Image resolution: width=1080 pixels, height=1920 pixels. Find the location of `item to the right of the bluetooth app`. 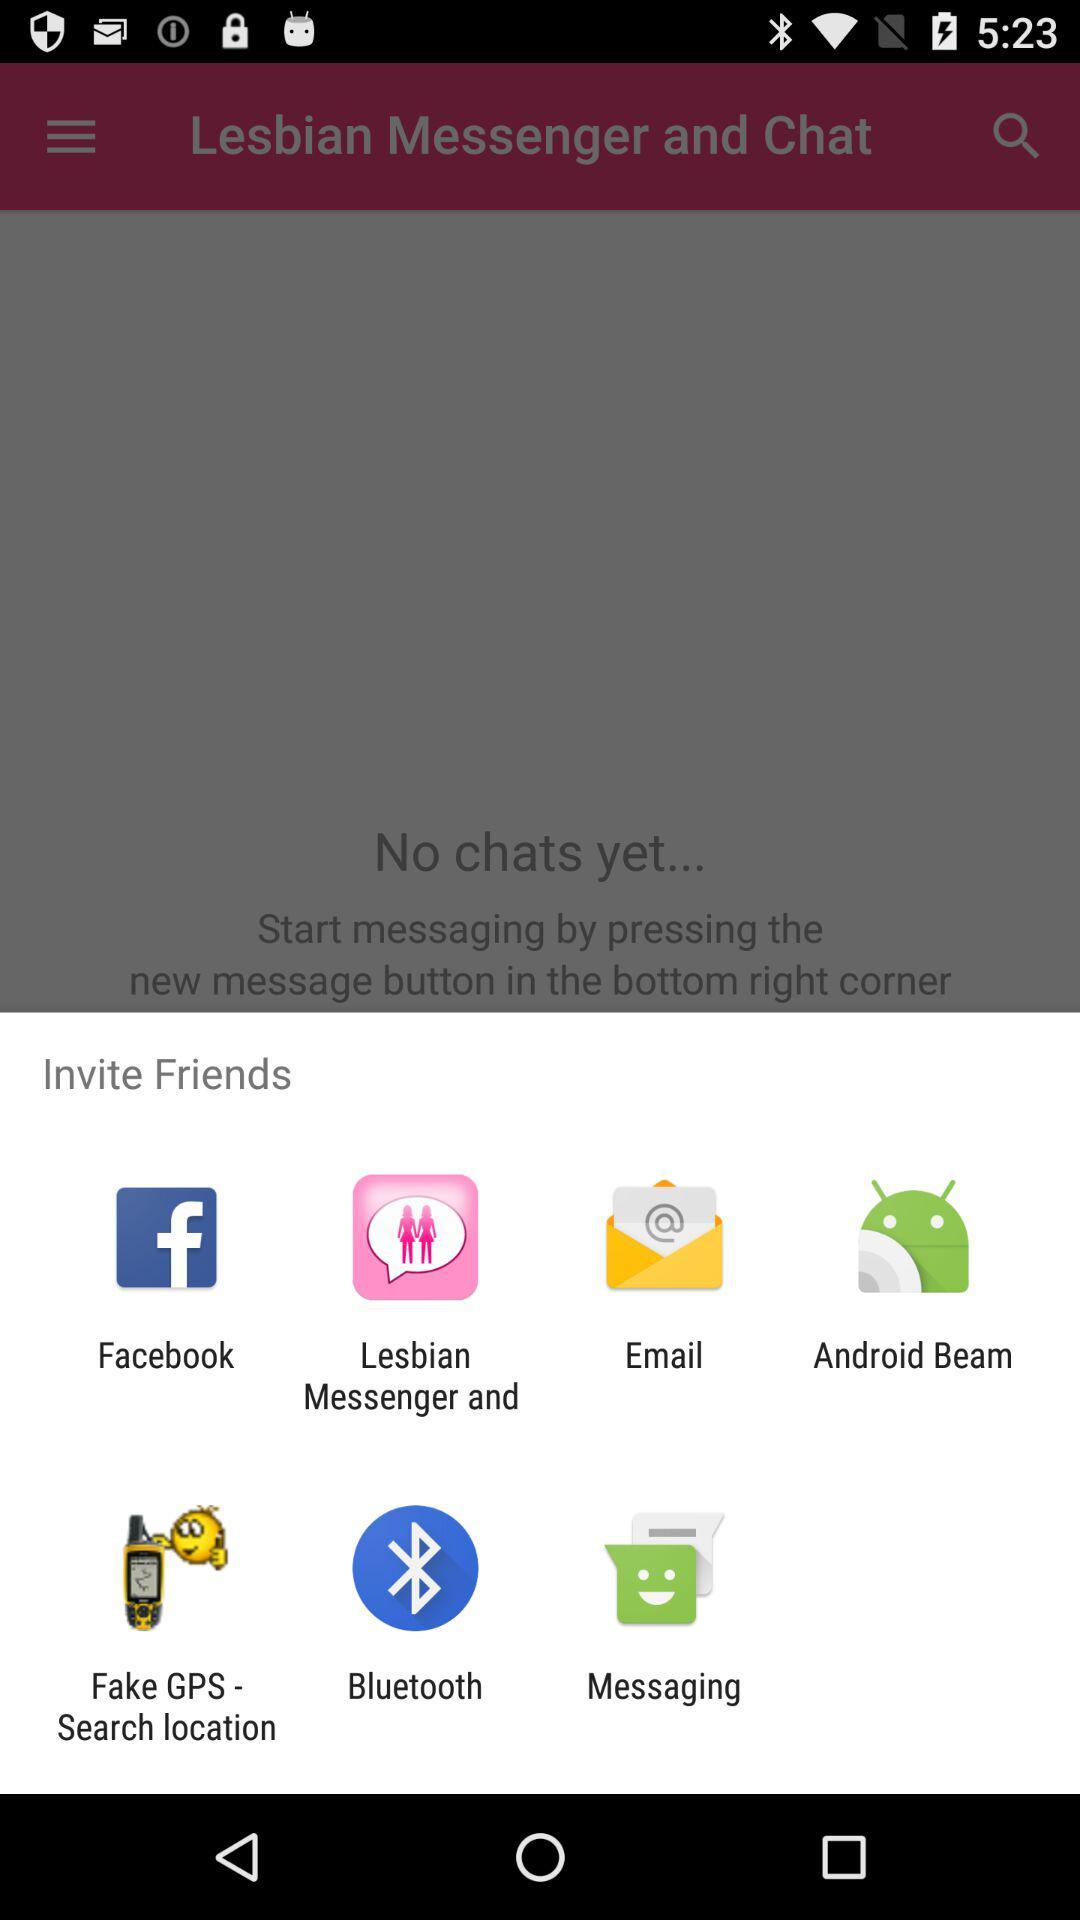

item to the right of the bluetooth app is located at coordinates (664, 1705).